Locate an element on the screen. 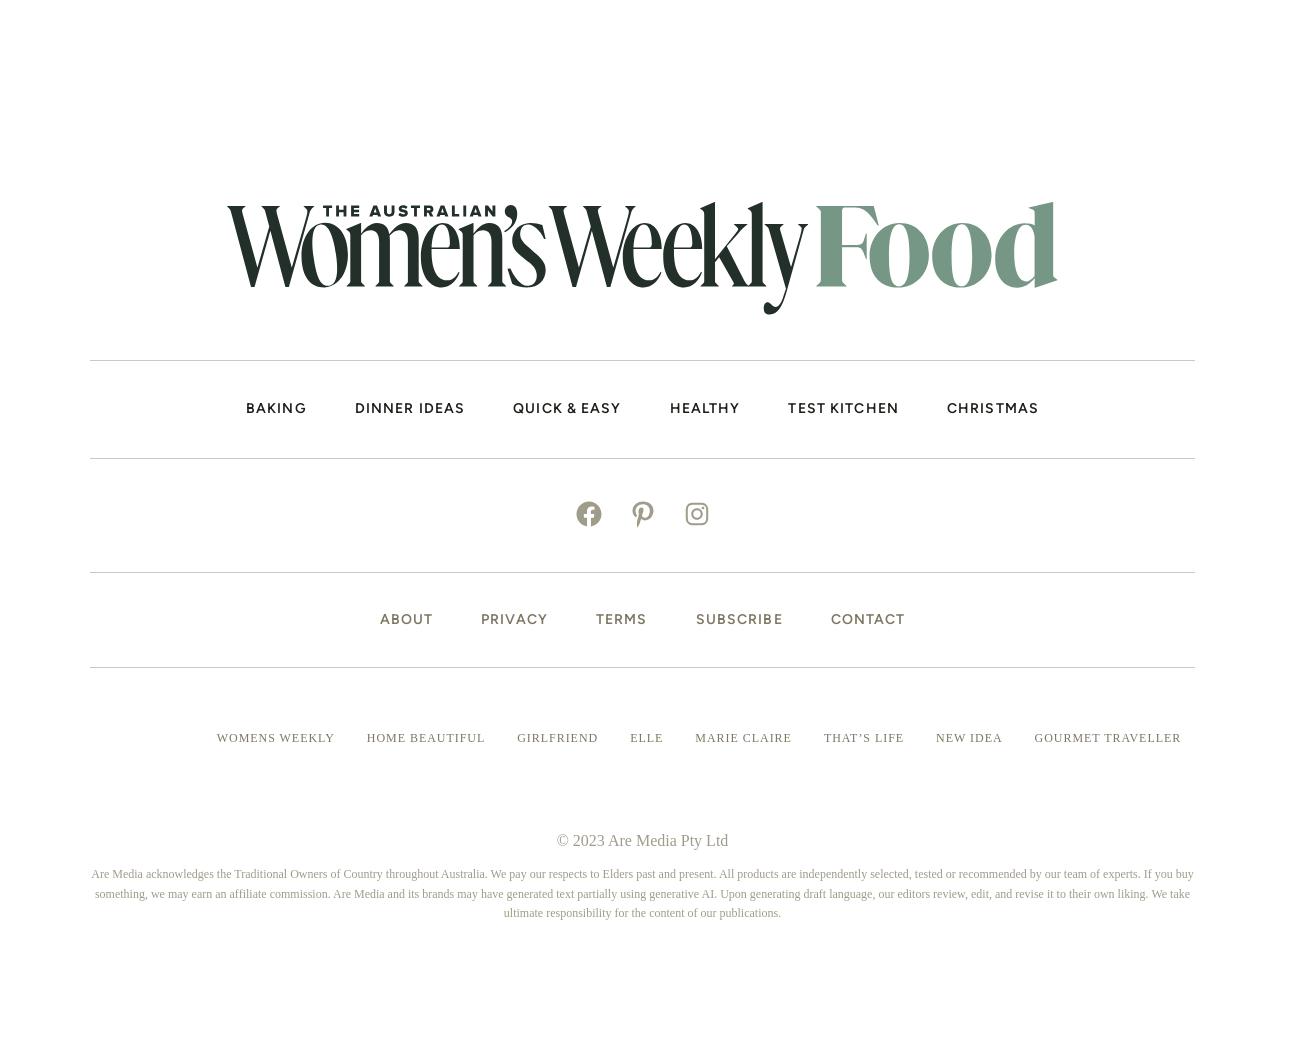  'Healthy' is located at coordinates (667, 406).